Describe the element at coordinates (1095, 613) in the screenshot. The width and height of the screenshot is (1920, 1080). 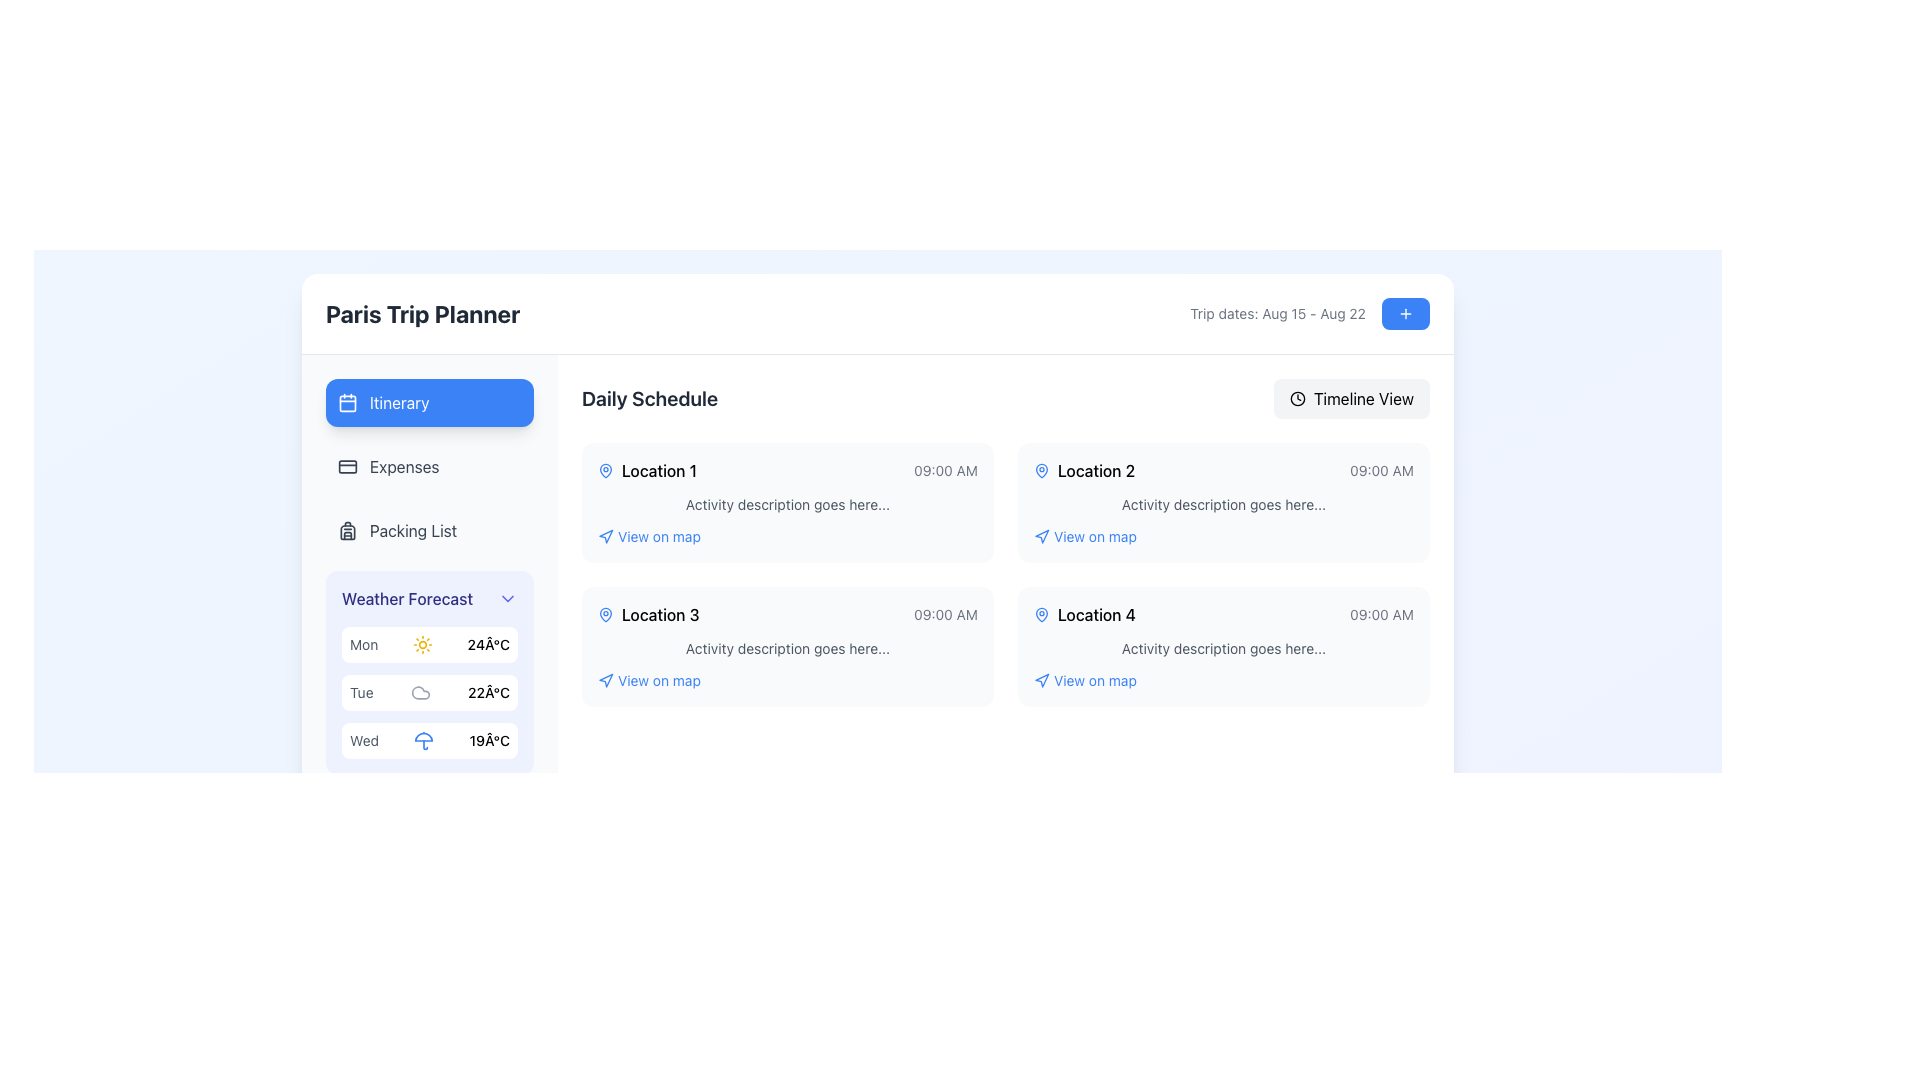
I see `the fourth Text label indicating a specific location entry in the daily schedule section, located next to a blue map pin icon` at that location.